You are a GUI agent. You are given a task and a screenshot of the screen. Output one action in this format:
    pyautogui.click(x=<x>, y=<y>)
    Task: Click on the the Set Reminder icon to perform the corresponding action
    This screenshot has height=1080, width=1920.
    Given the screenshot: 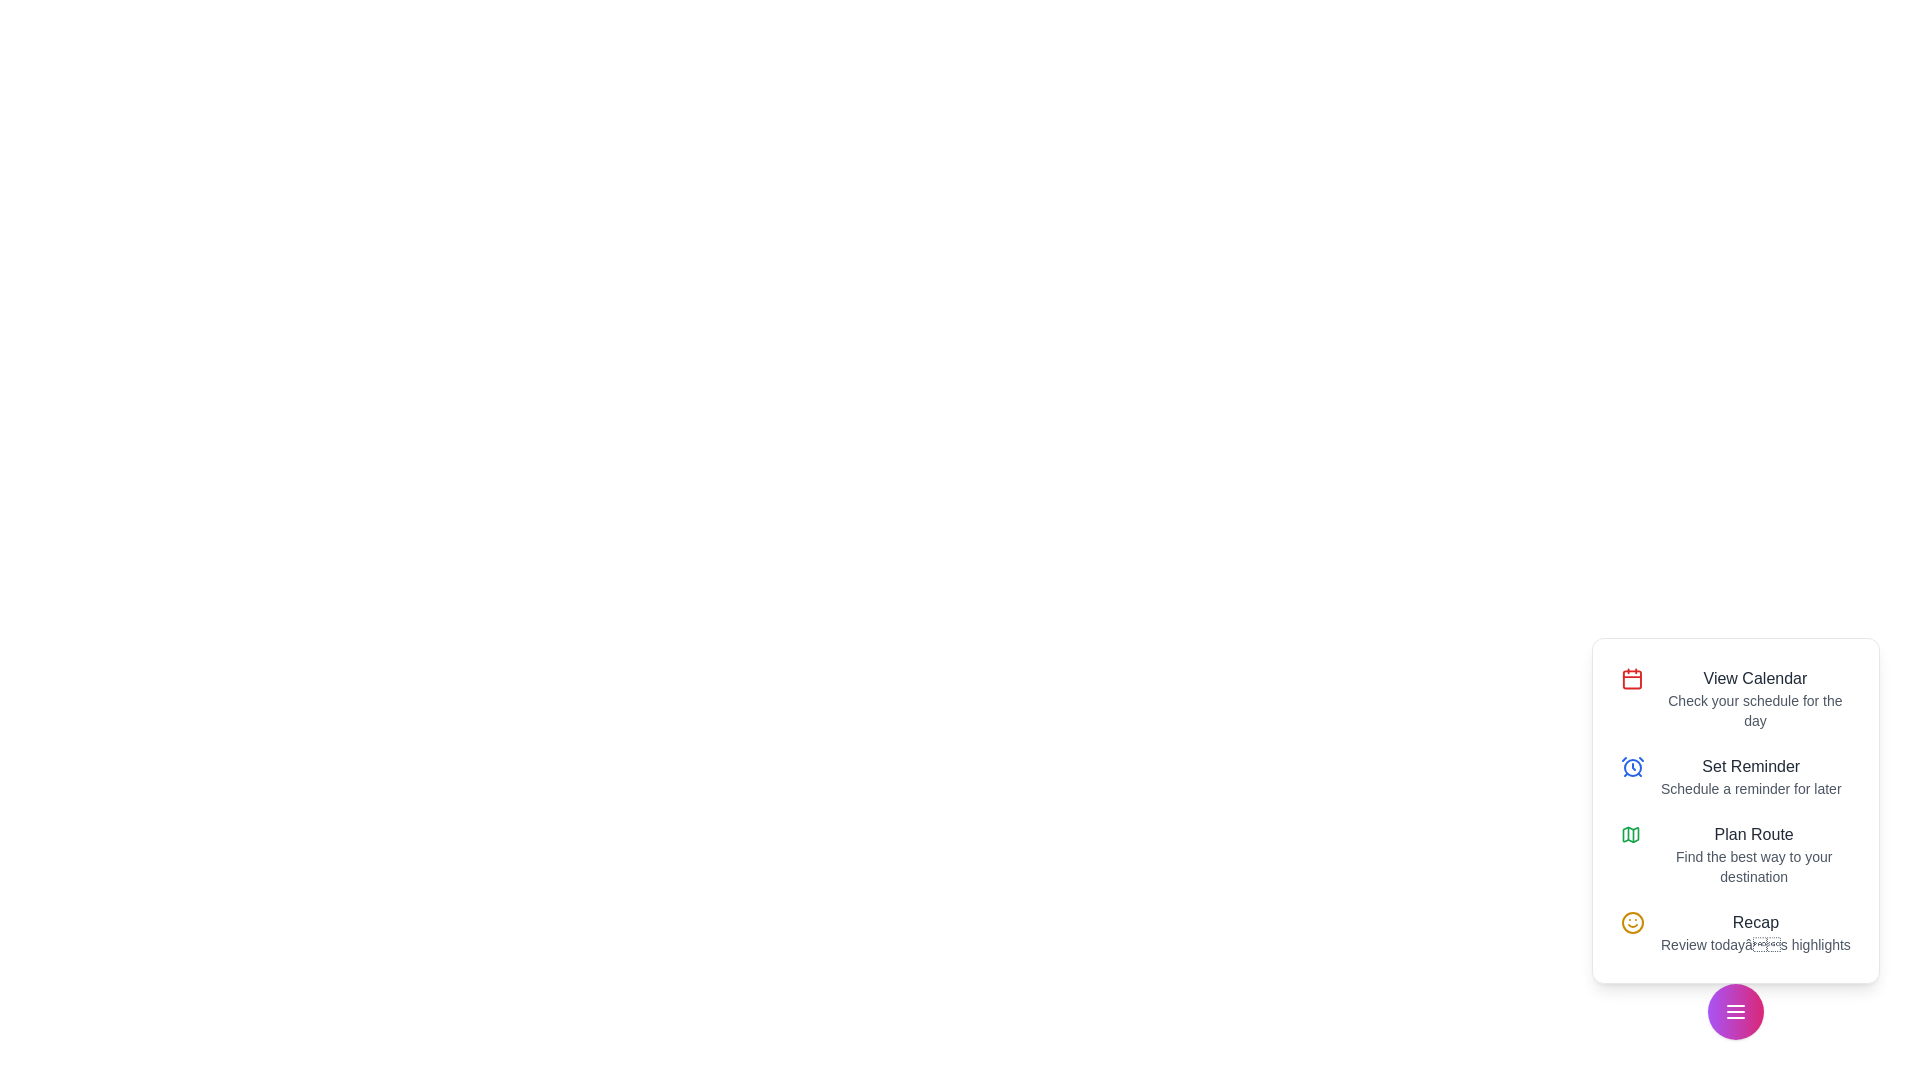 What is the action you would take?
    pyautogui.click(x=1632, y=766)
    